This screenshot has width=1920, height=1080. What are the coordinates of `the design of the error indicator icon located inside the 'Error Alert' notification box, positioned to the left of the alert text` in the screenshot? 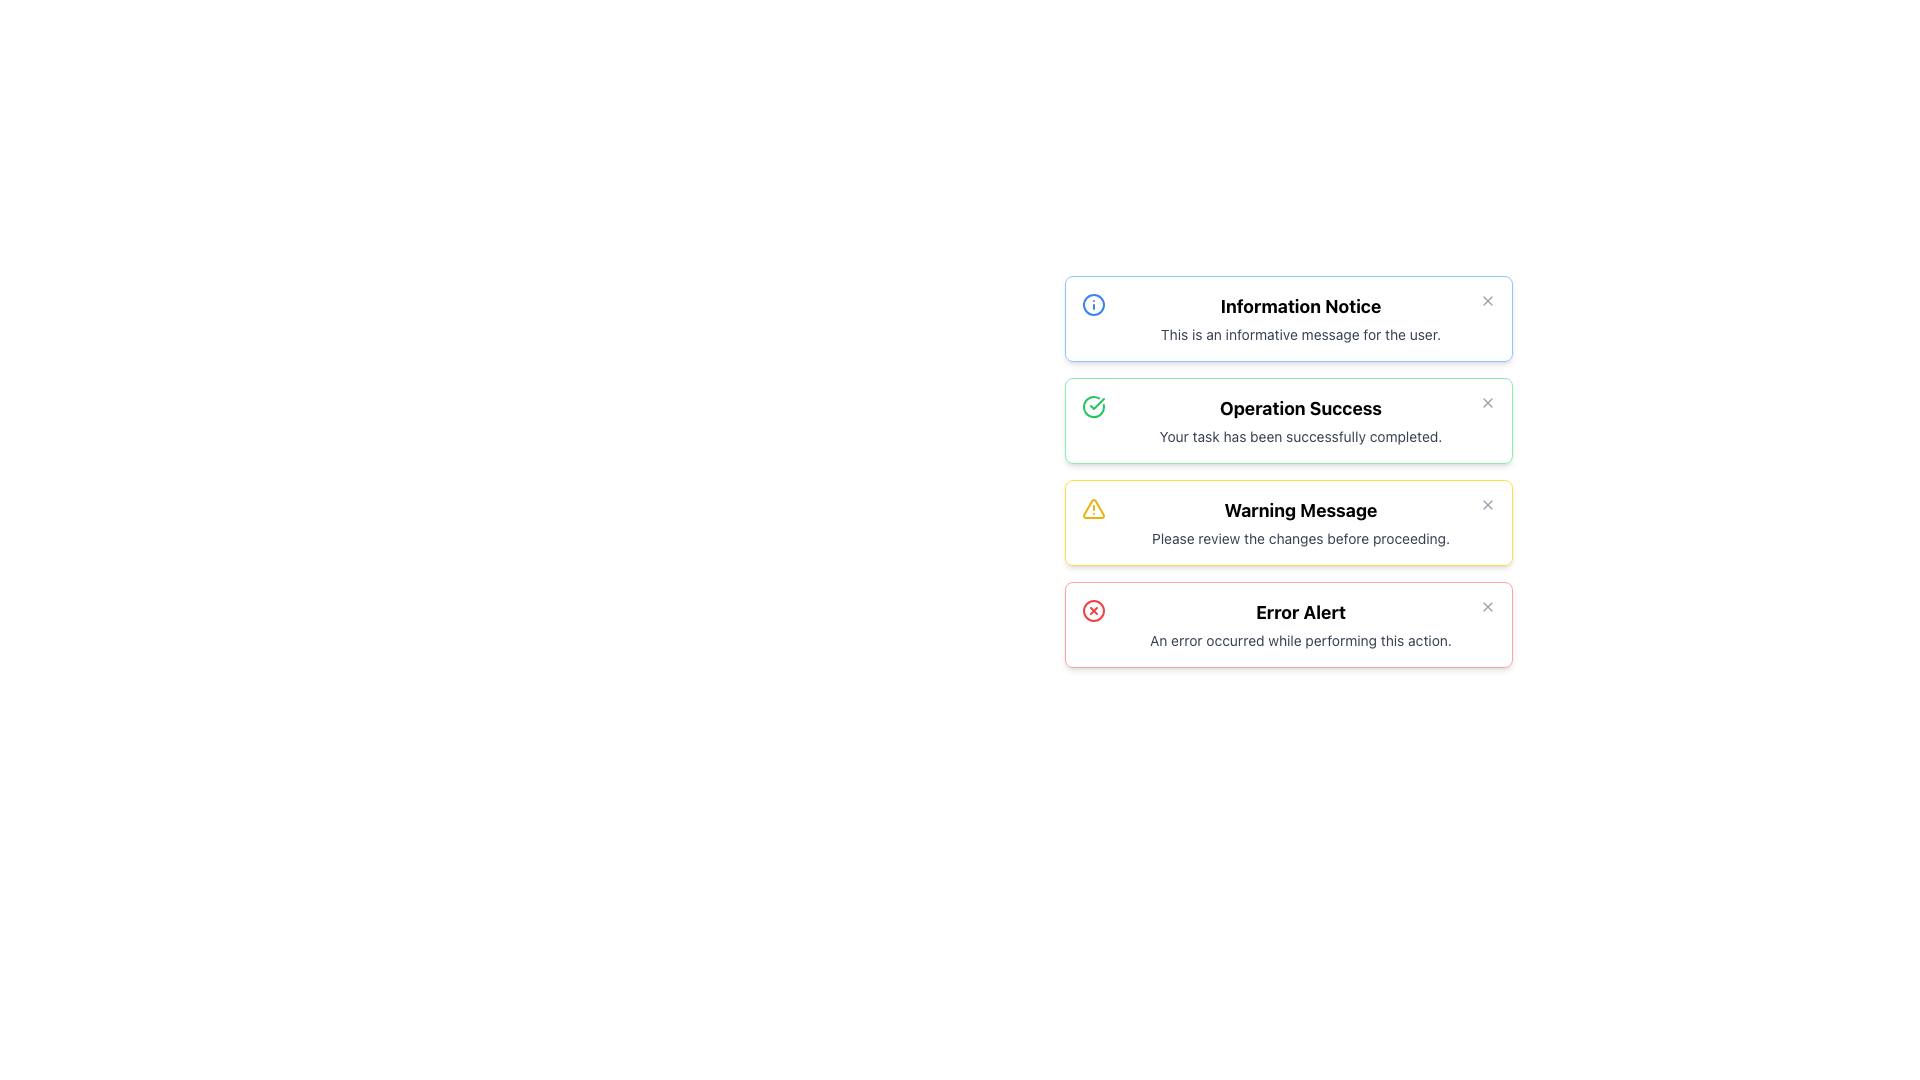 It's located at (1093, 609).